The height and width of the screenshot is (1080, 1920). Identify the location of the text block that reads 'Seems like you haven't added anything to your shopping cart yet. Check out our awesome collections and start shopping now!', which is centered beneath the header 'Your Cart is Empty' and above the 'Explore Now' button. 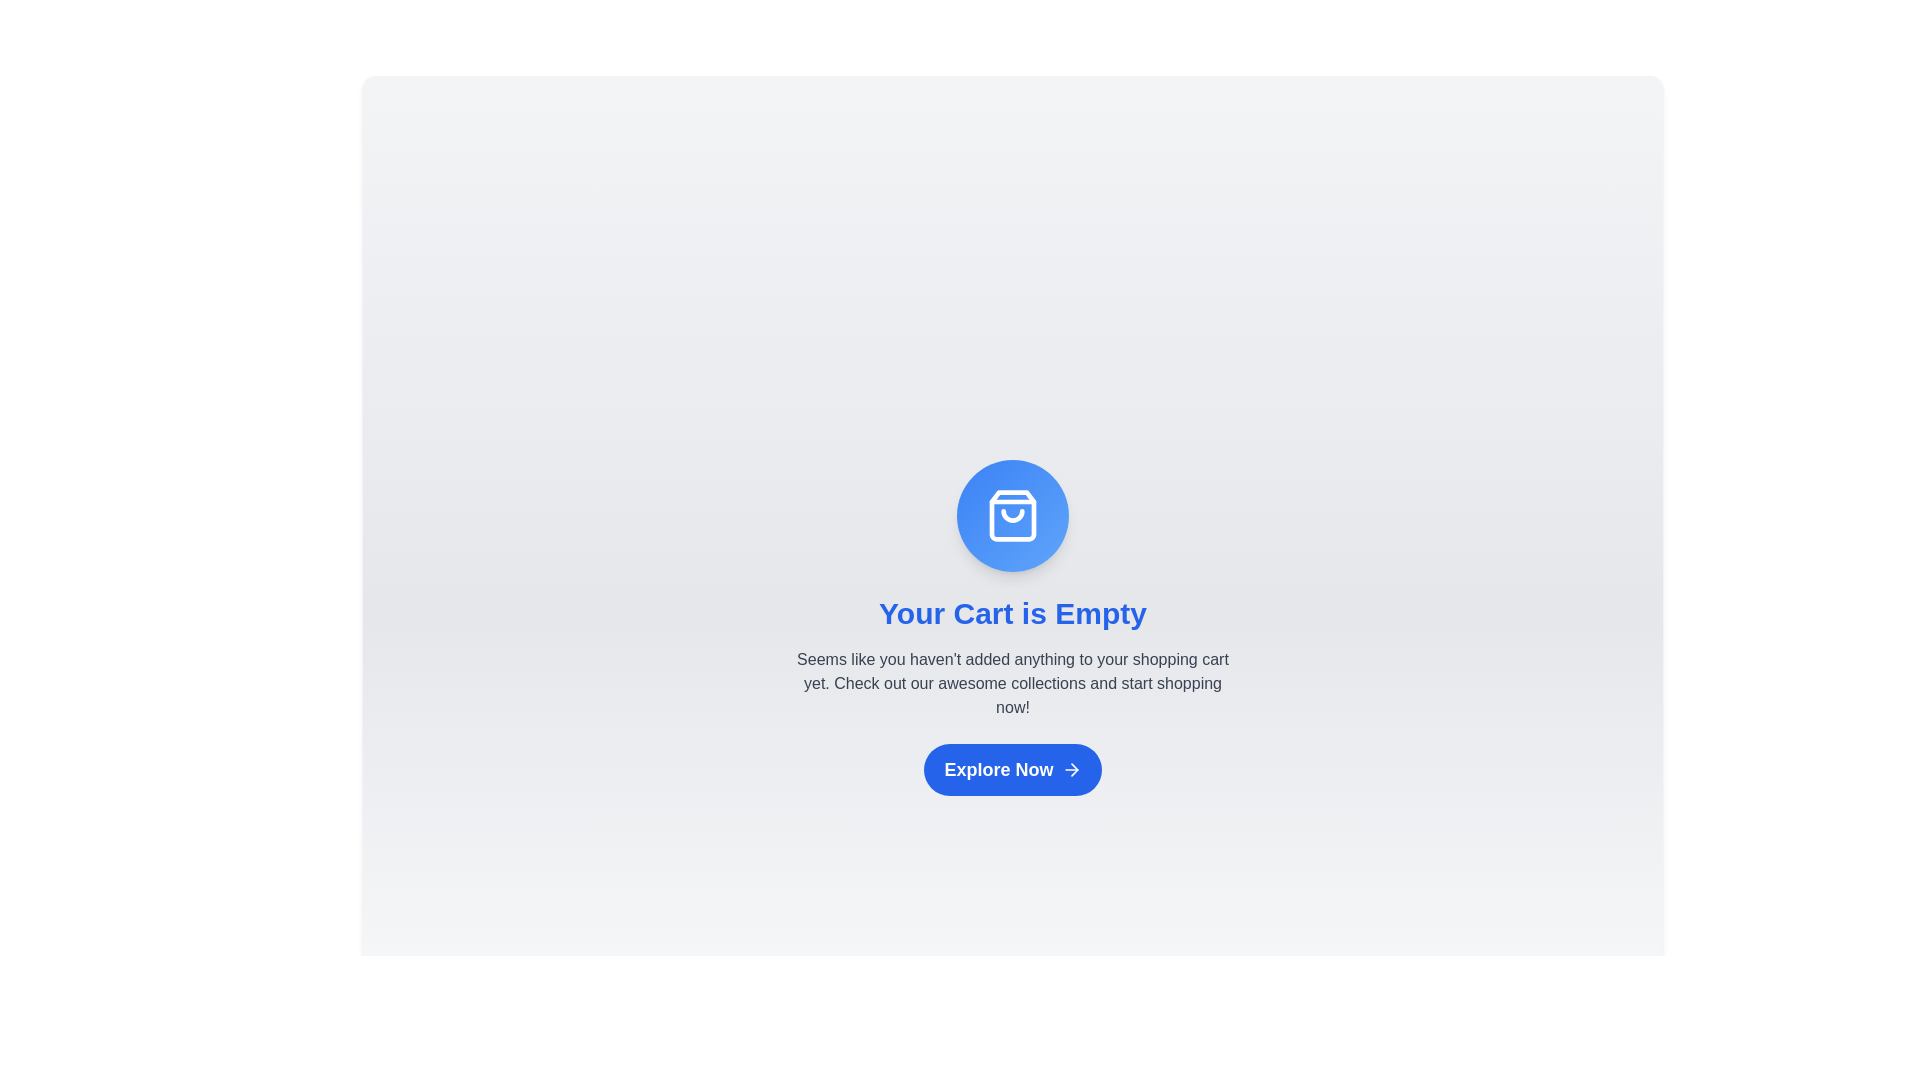
(1012, 682).